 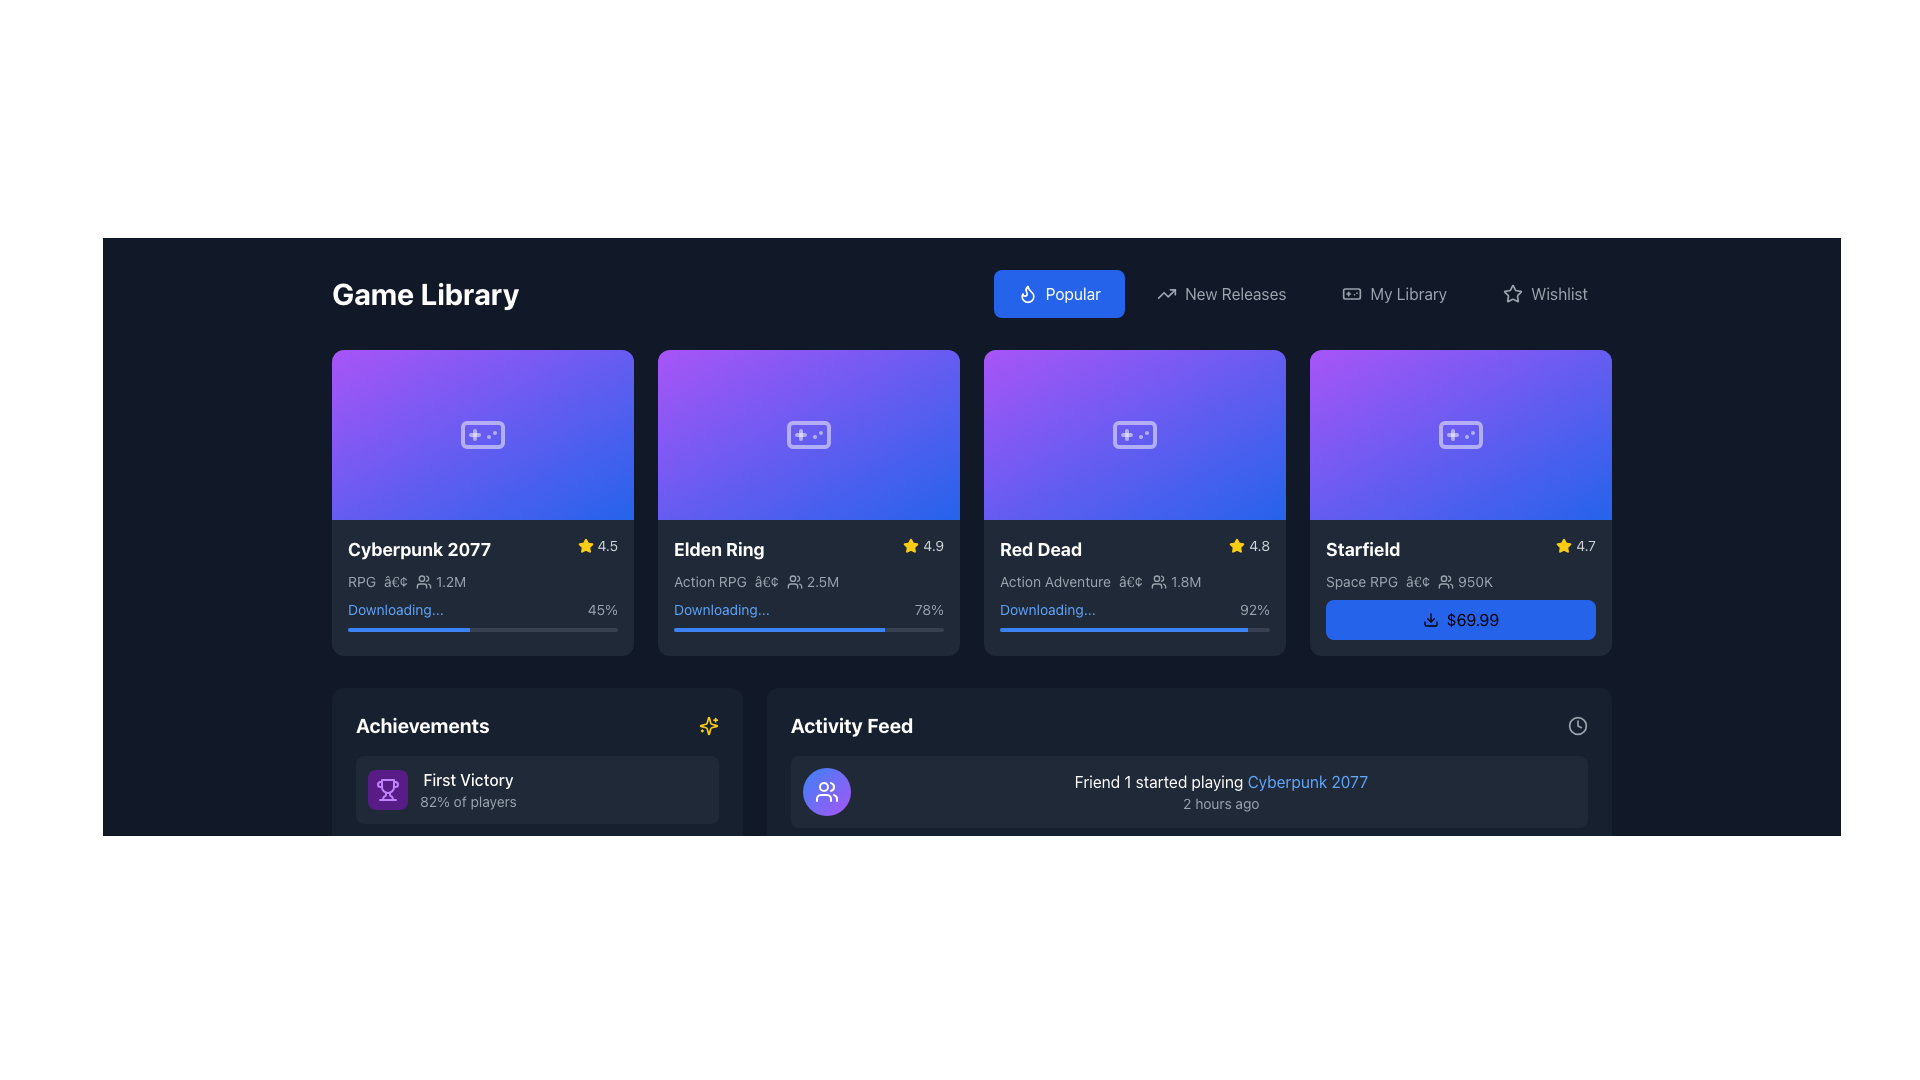 I want to click on the icon representing the human population count, which is located within the third card in a horizontal row, next to the text '1.8M', so click(x=1159, y=581).